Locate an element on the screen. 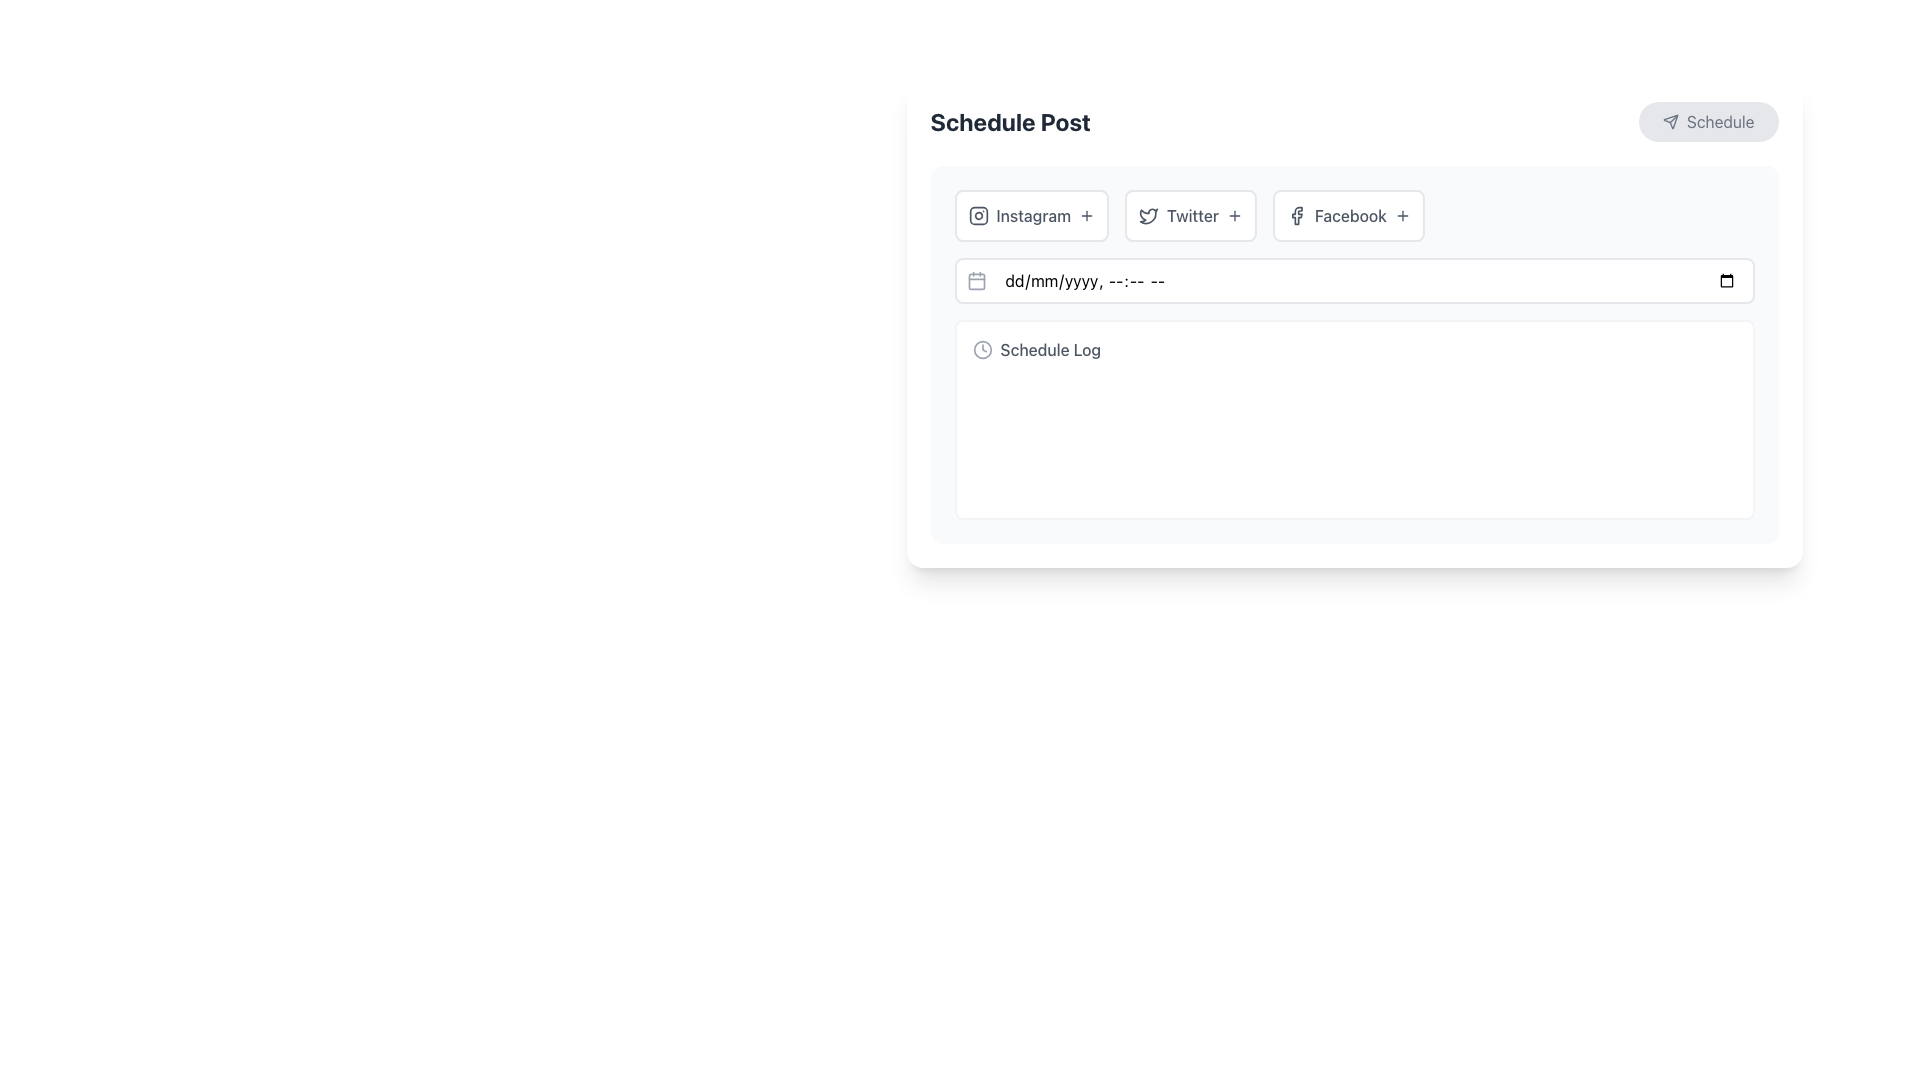 This screenshot has width=1920, height=1080. the Instagram button, which is the first button in a horizontal row and features the Instagram logo and a plus icon, to interact with it is located at coordinates (1031, 216).